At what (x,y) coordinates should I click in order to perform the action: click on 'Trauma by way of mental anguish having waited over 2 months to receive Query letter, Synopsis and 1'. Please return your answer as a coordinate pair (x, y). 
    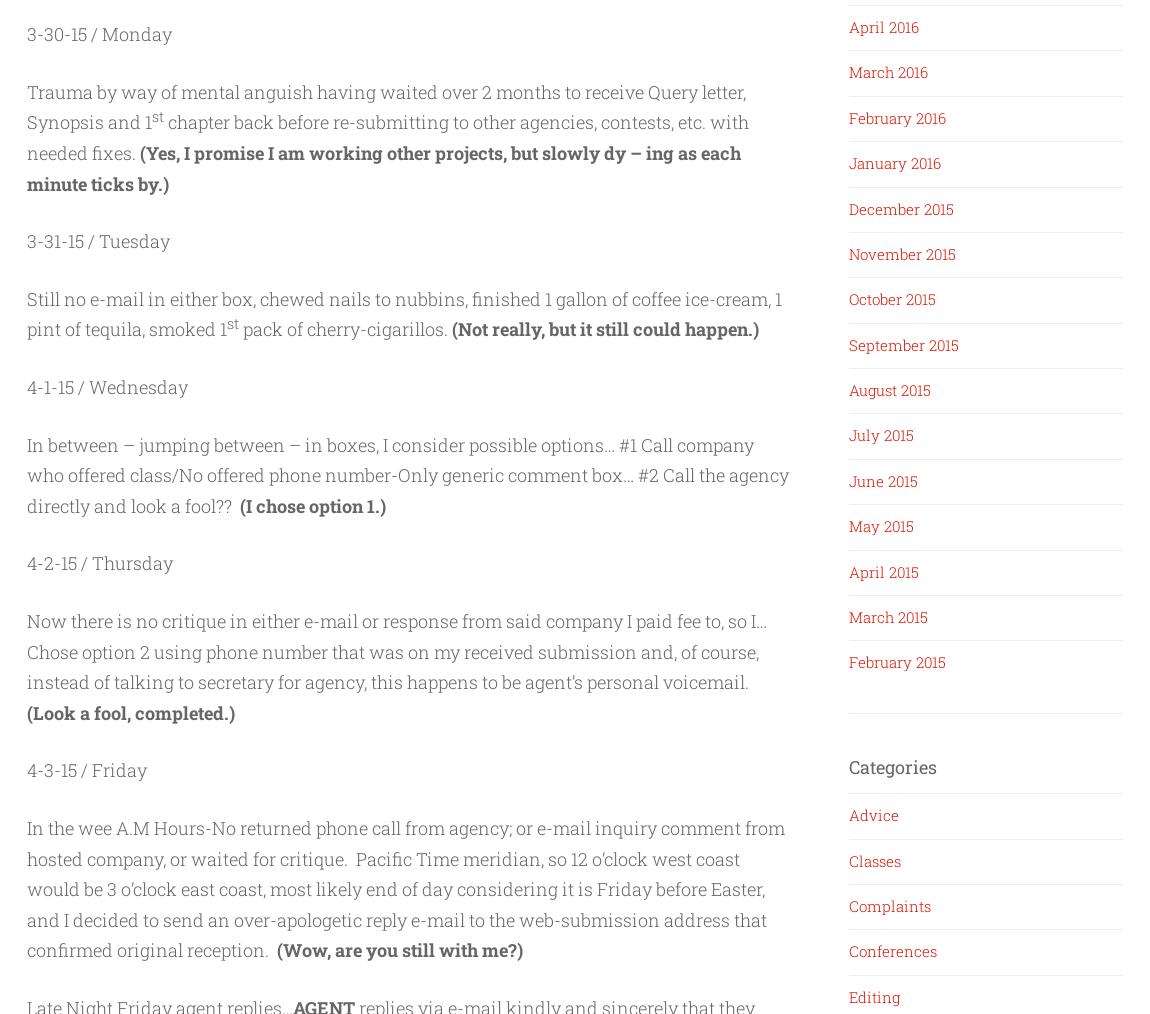
    Looking at the image, I should click on (386, 106).